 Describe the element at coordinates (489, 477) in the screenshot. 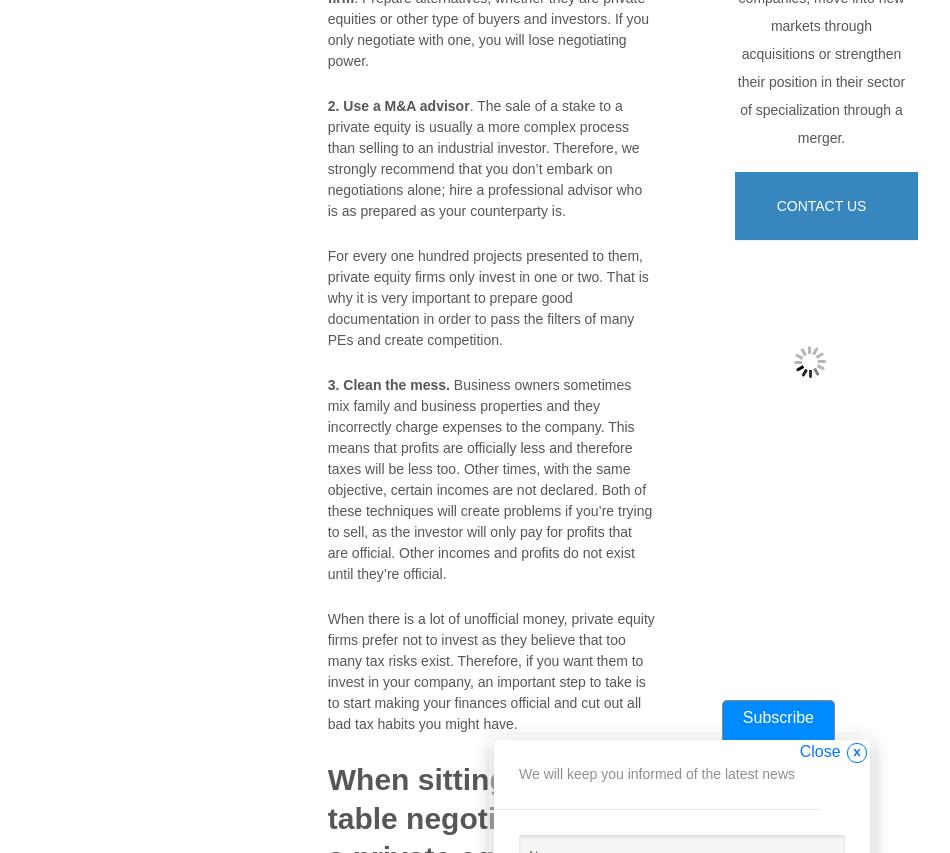

I see `'Business owners sometimes mix family and business properties and they incorrectly charge expenses to the company. This means that profits are officially less and therefore taxes will be less too. Other times, with the same objective, certain incomes are not declared. Both of these techniques will create problems if you’re trying to sell, as the investor will only pay for profits that are official. Other incomes and profits do not exist until they’re official.'` at that location.